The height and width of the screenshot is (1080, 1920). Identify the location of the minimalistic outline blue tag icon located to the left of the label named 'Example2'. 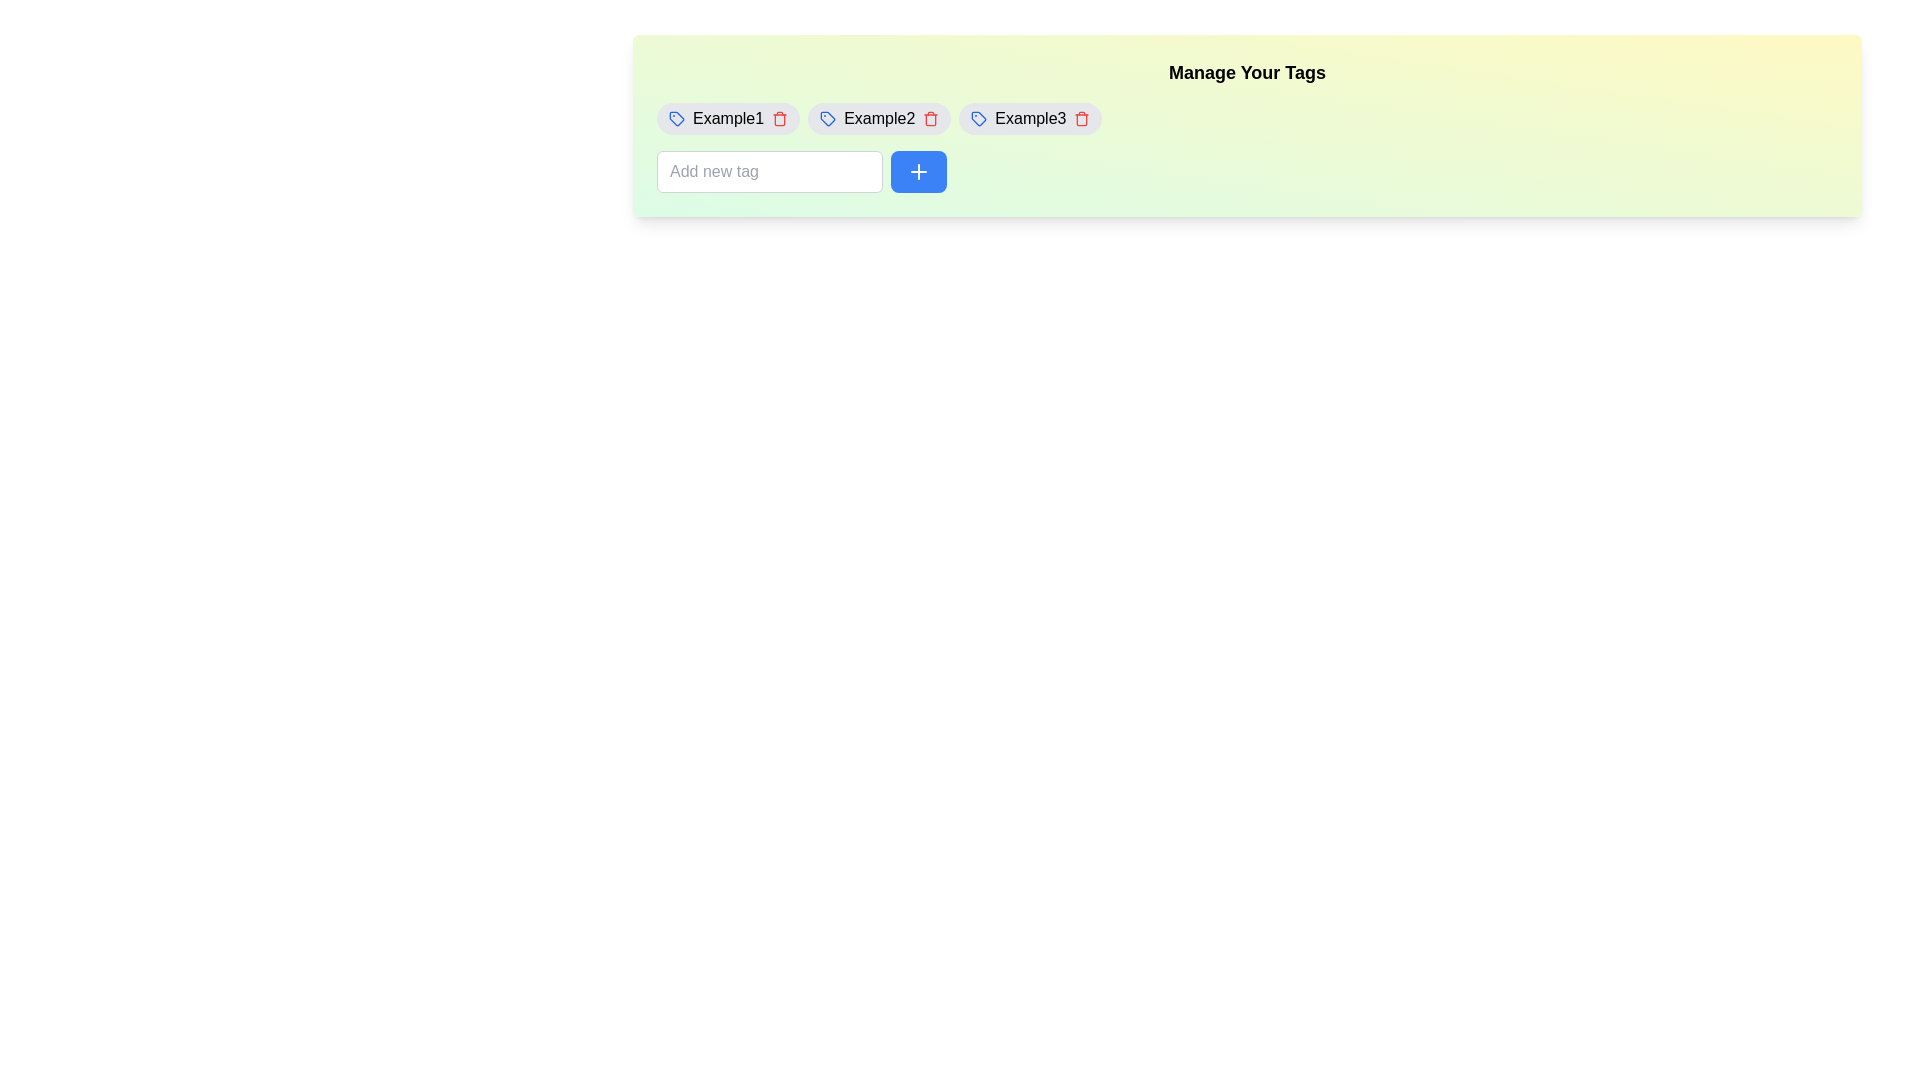
(828, 119).